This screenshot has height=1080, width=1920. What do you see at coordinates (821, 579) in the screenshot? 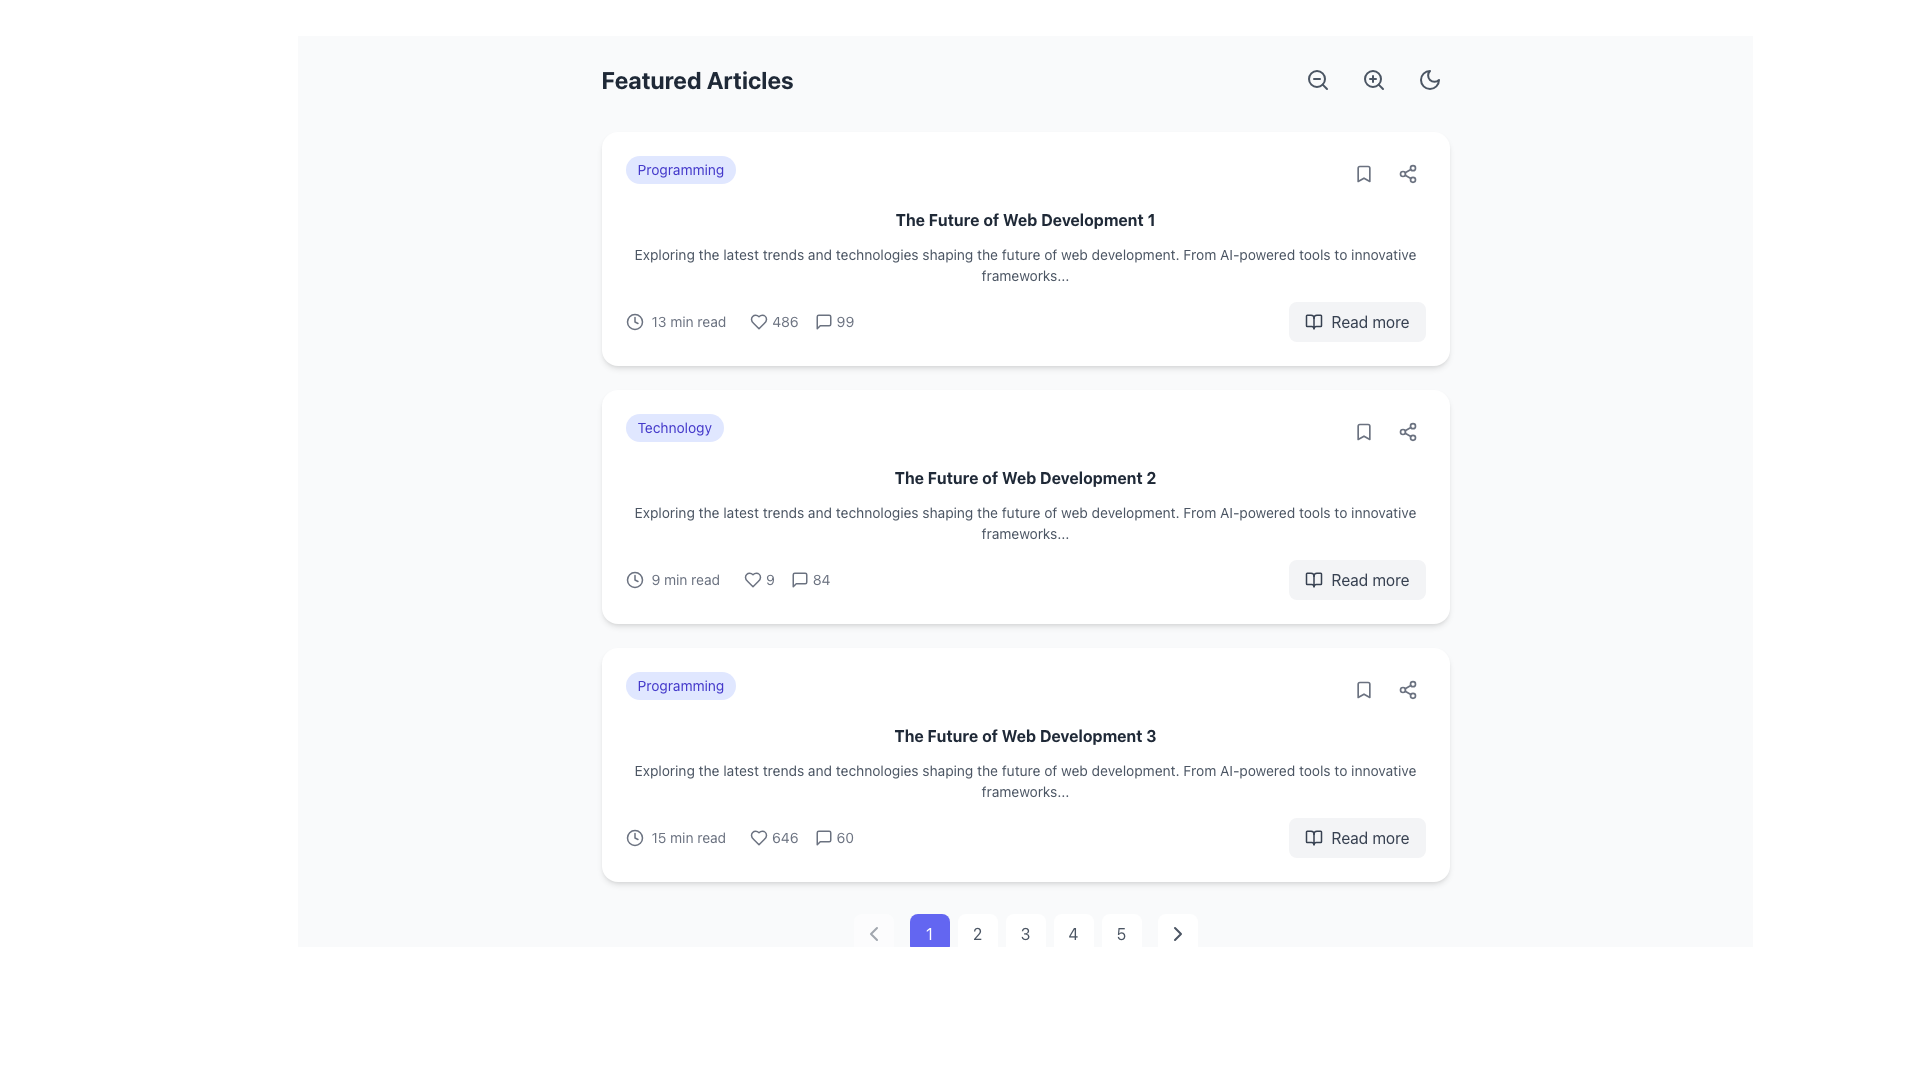
I see `the textual label displaying the number of comments related to the second article entry in the 'Featured Articles' section` at bounding box center [821, 579].